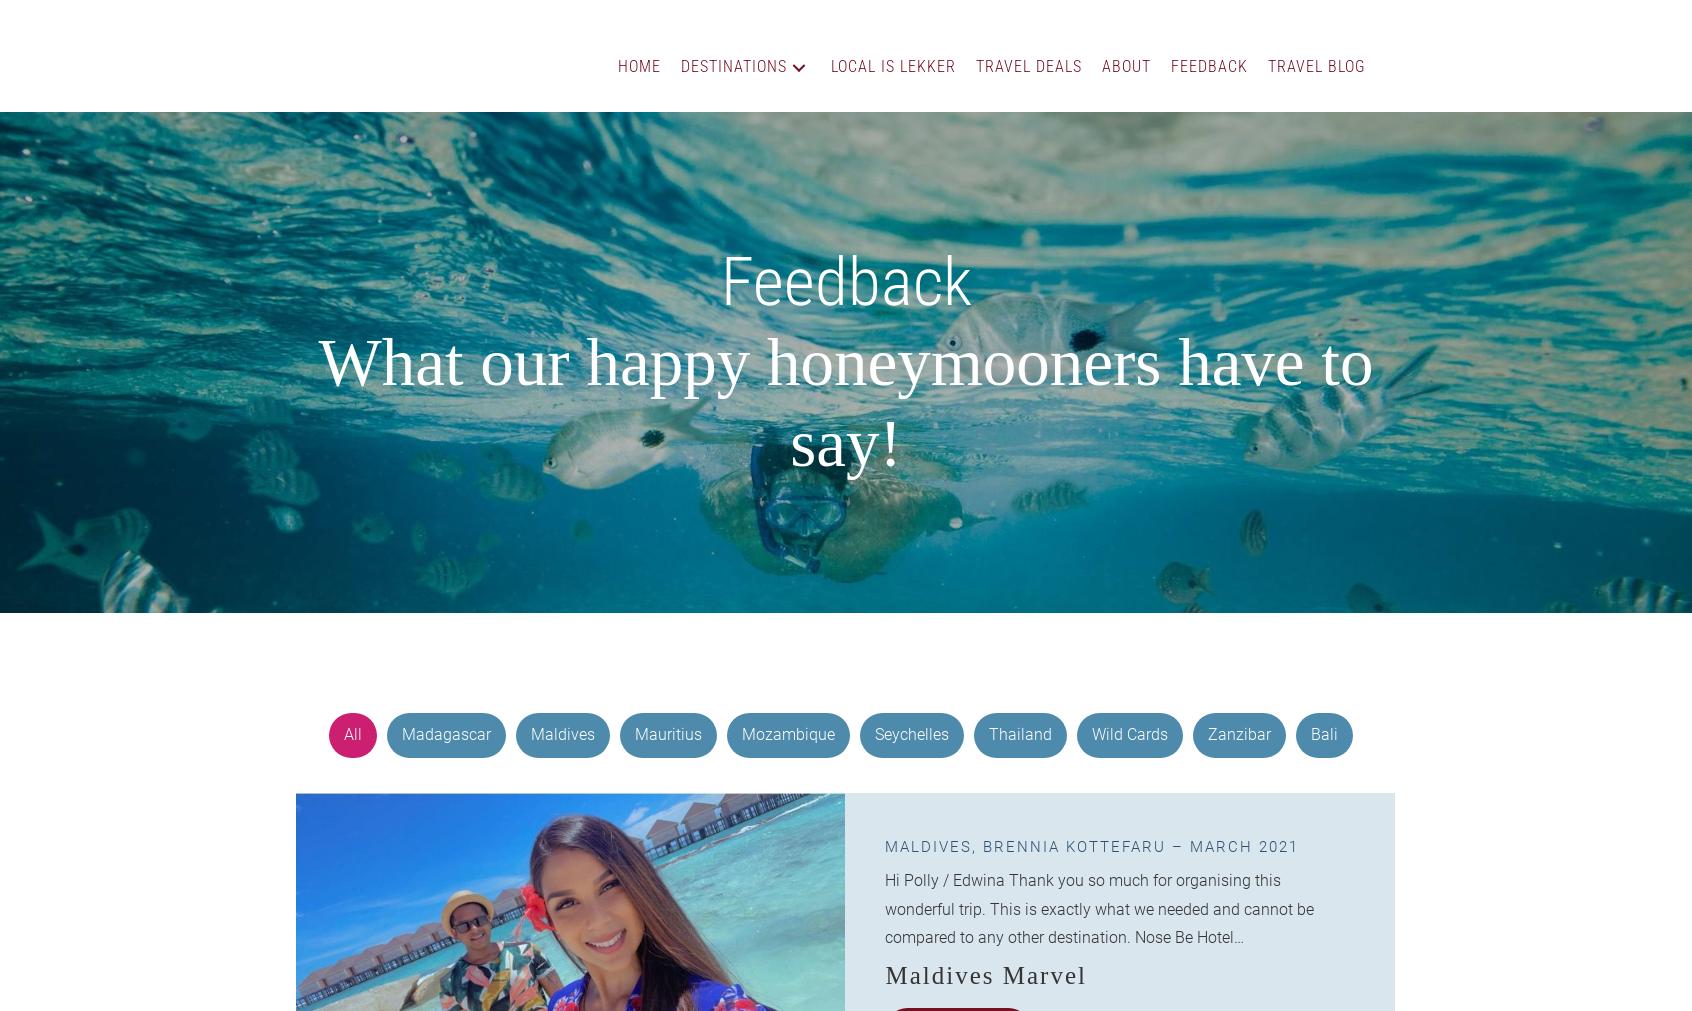  Describe the element at coordinates (1323, 733) in the screenshot. I see `'Bali'` at that location.